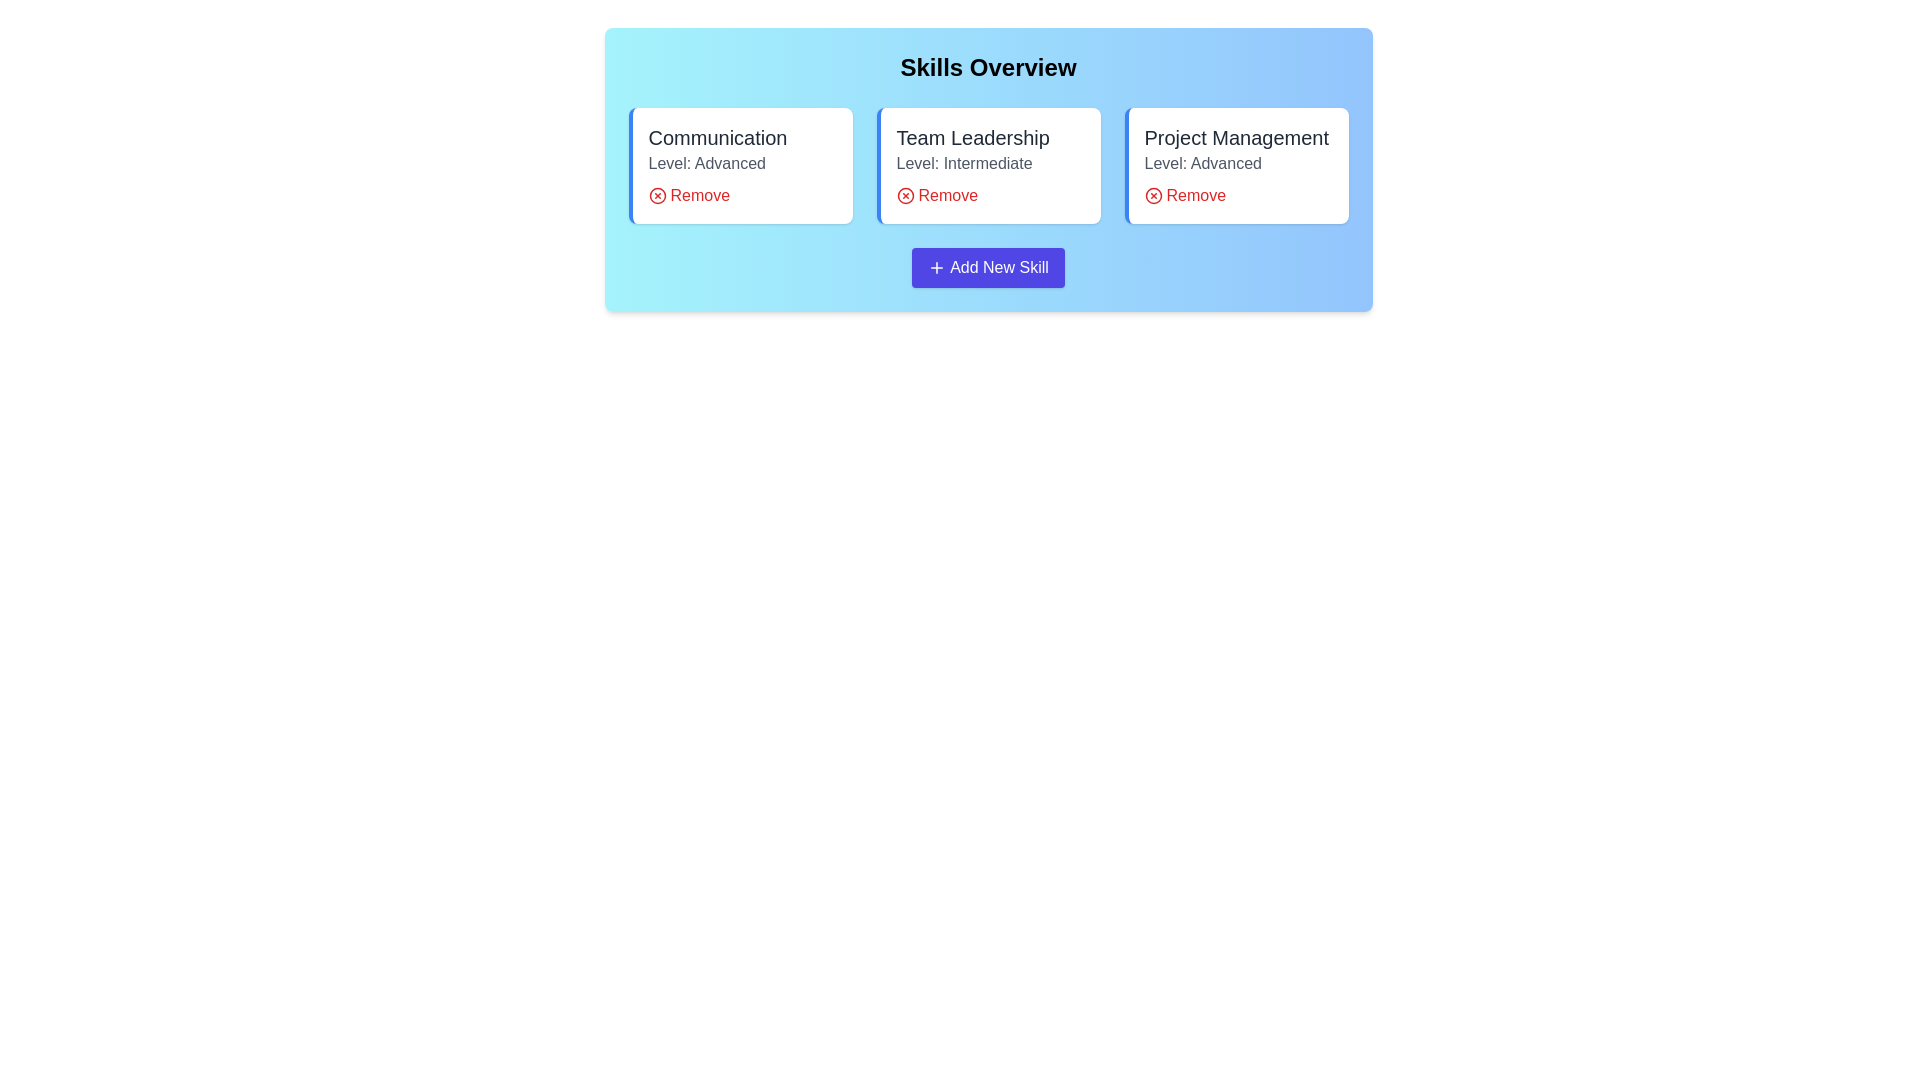 The width and height of the screenshot is (1920, 1080). I want to click on 'Remove' button for the skill Project Management, so click(1185, 196).